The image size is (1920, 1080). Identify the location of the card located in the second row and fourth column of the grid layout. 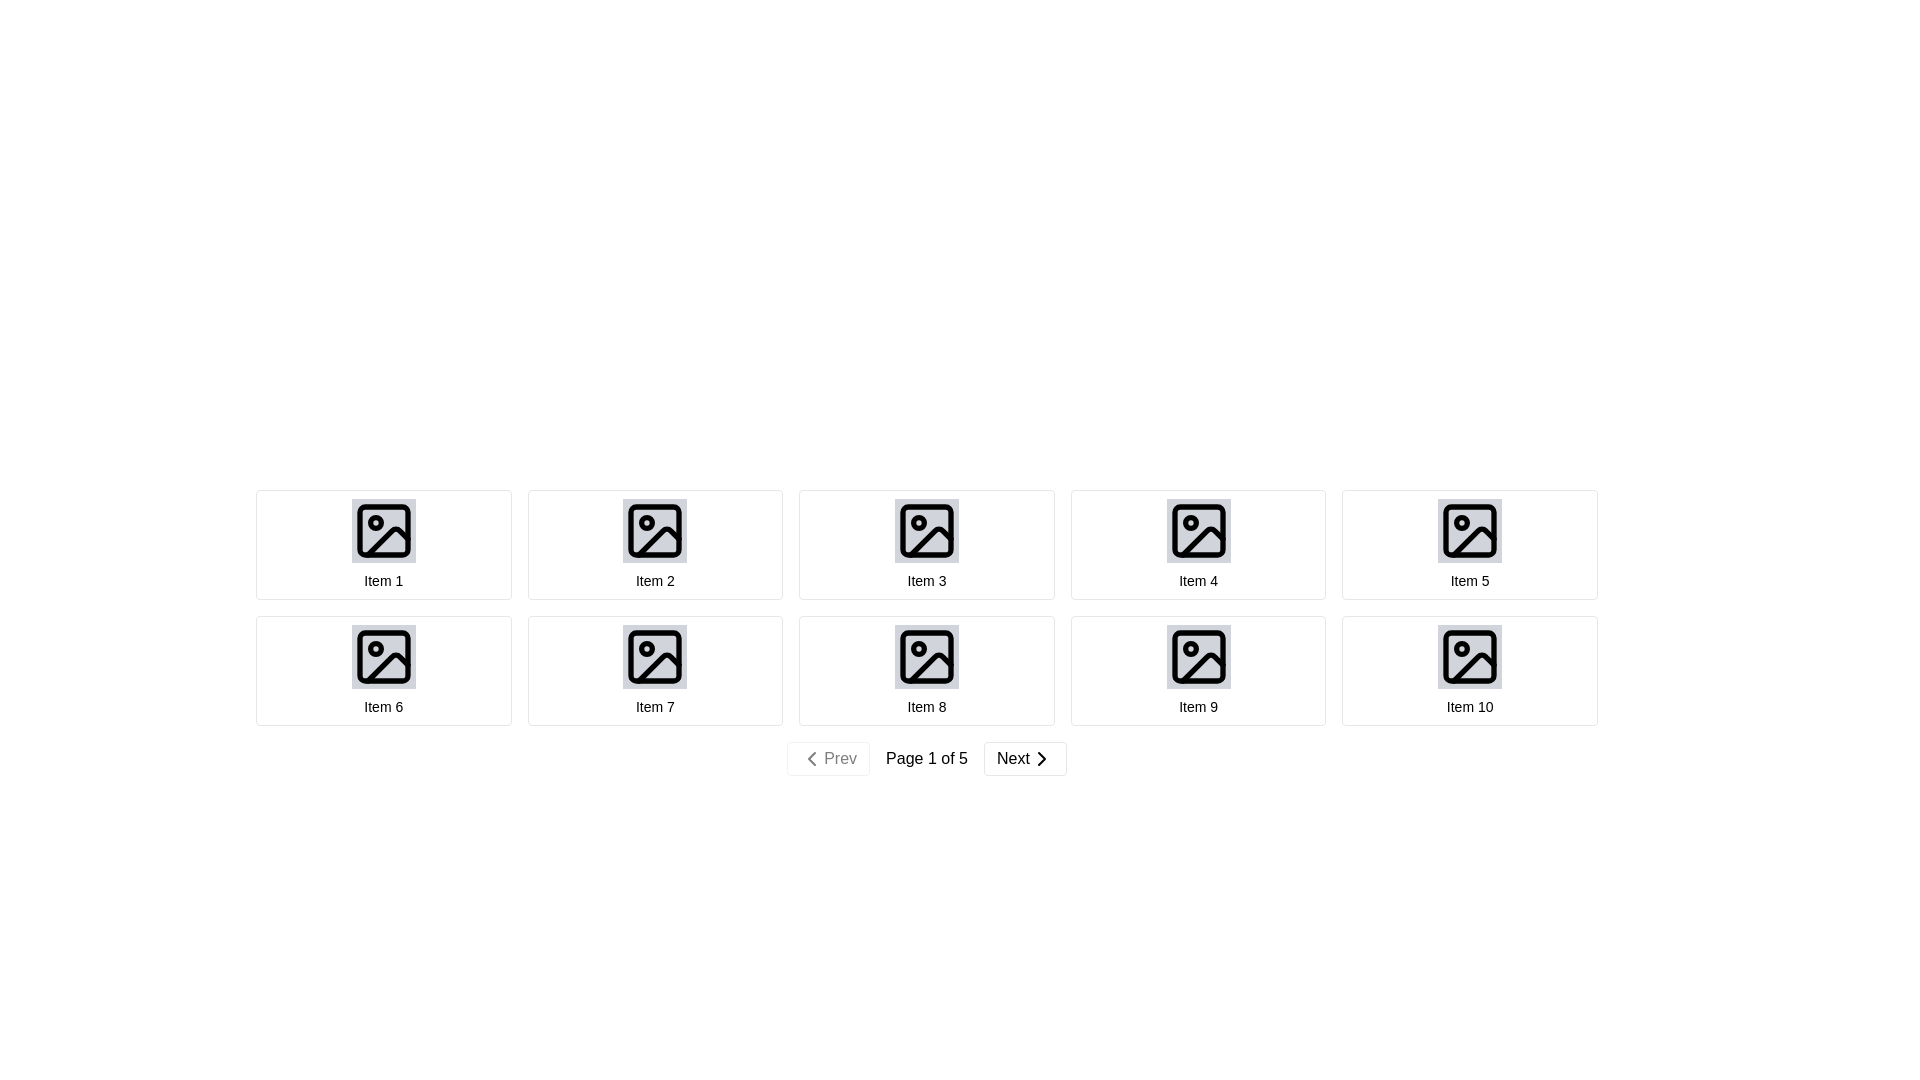
(1198, 671).